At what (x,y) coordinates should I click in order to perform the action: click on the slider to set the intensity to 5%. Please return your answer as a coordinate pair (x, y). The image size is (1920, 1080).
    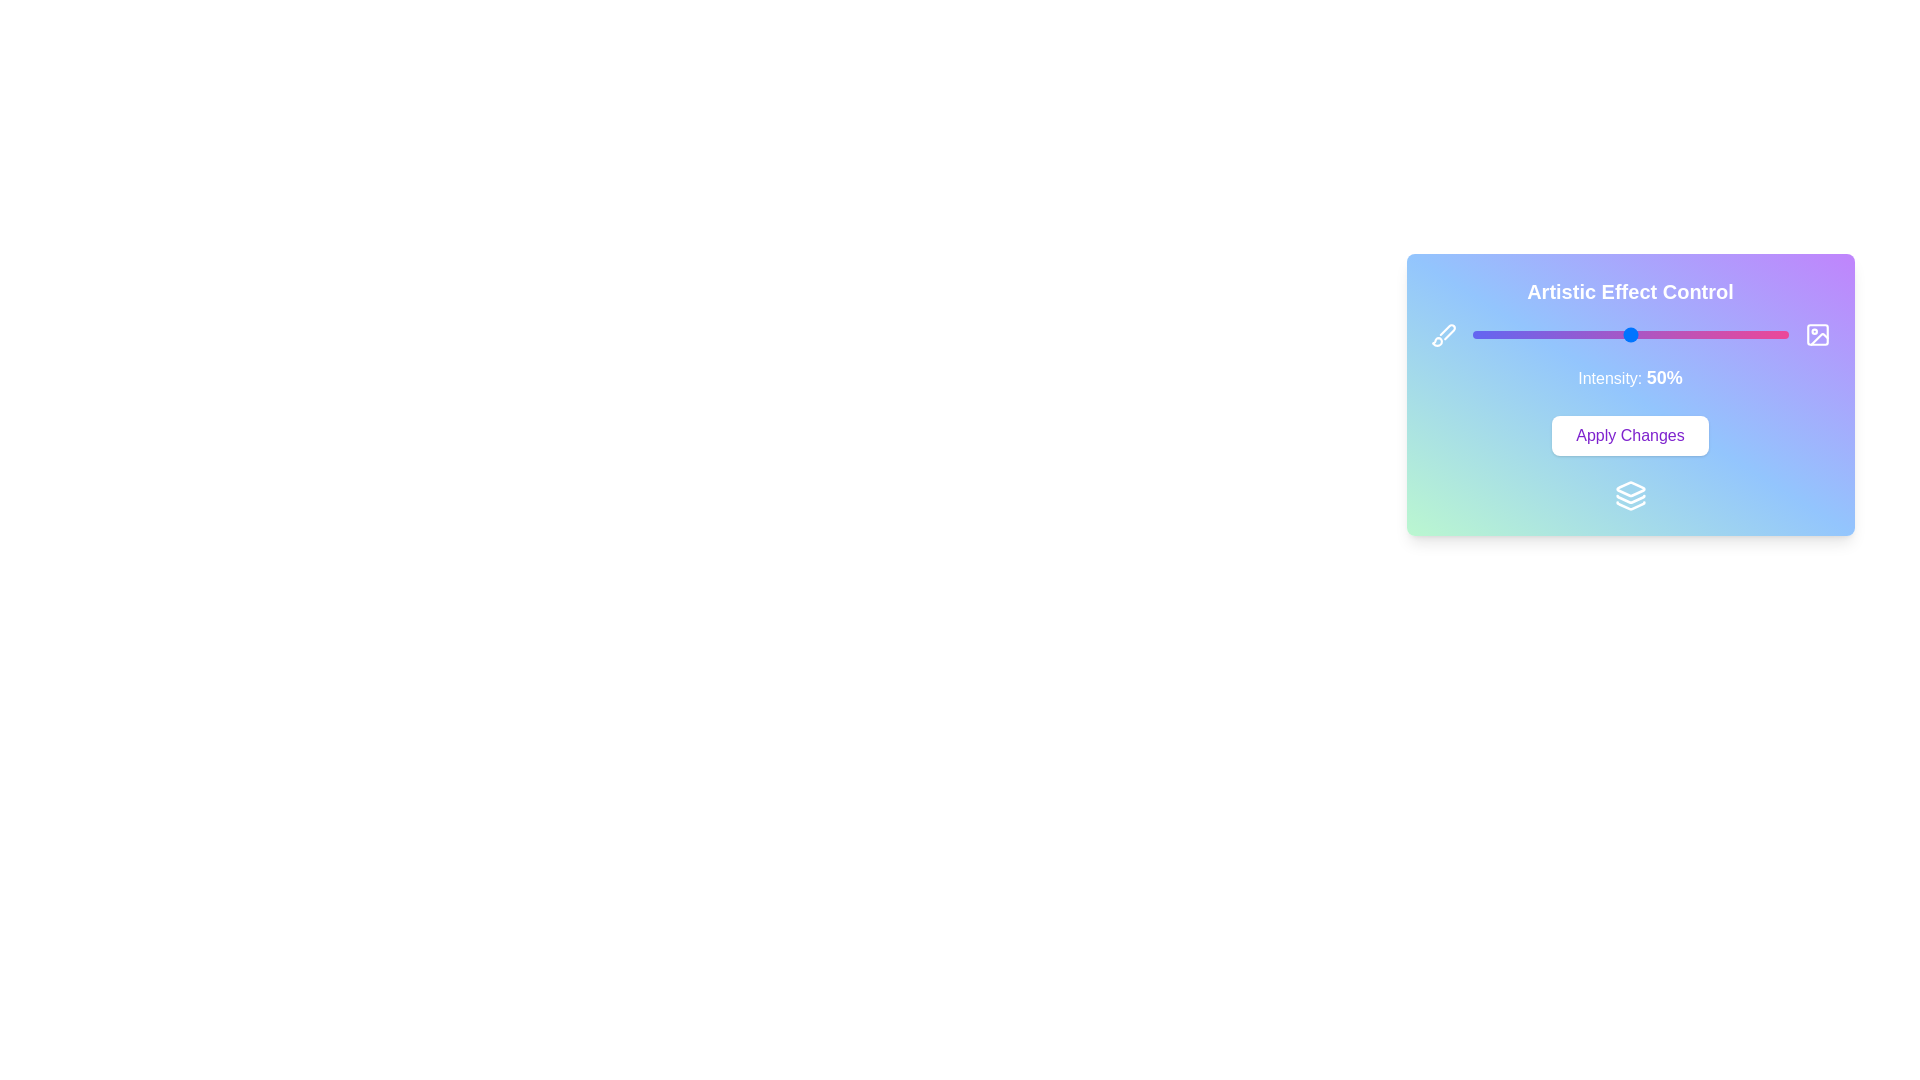
    Looking at the image, I should click on (1488, 334).